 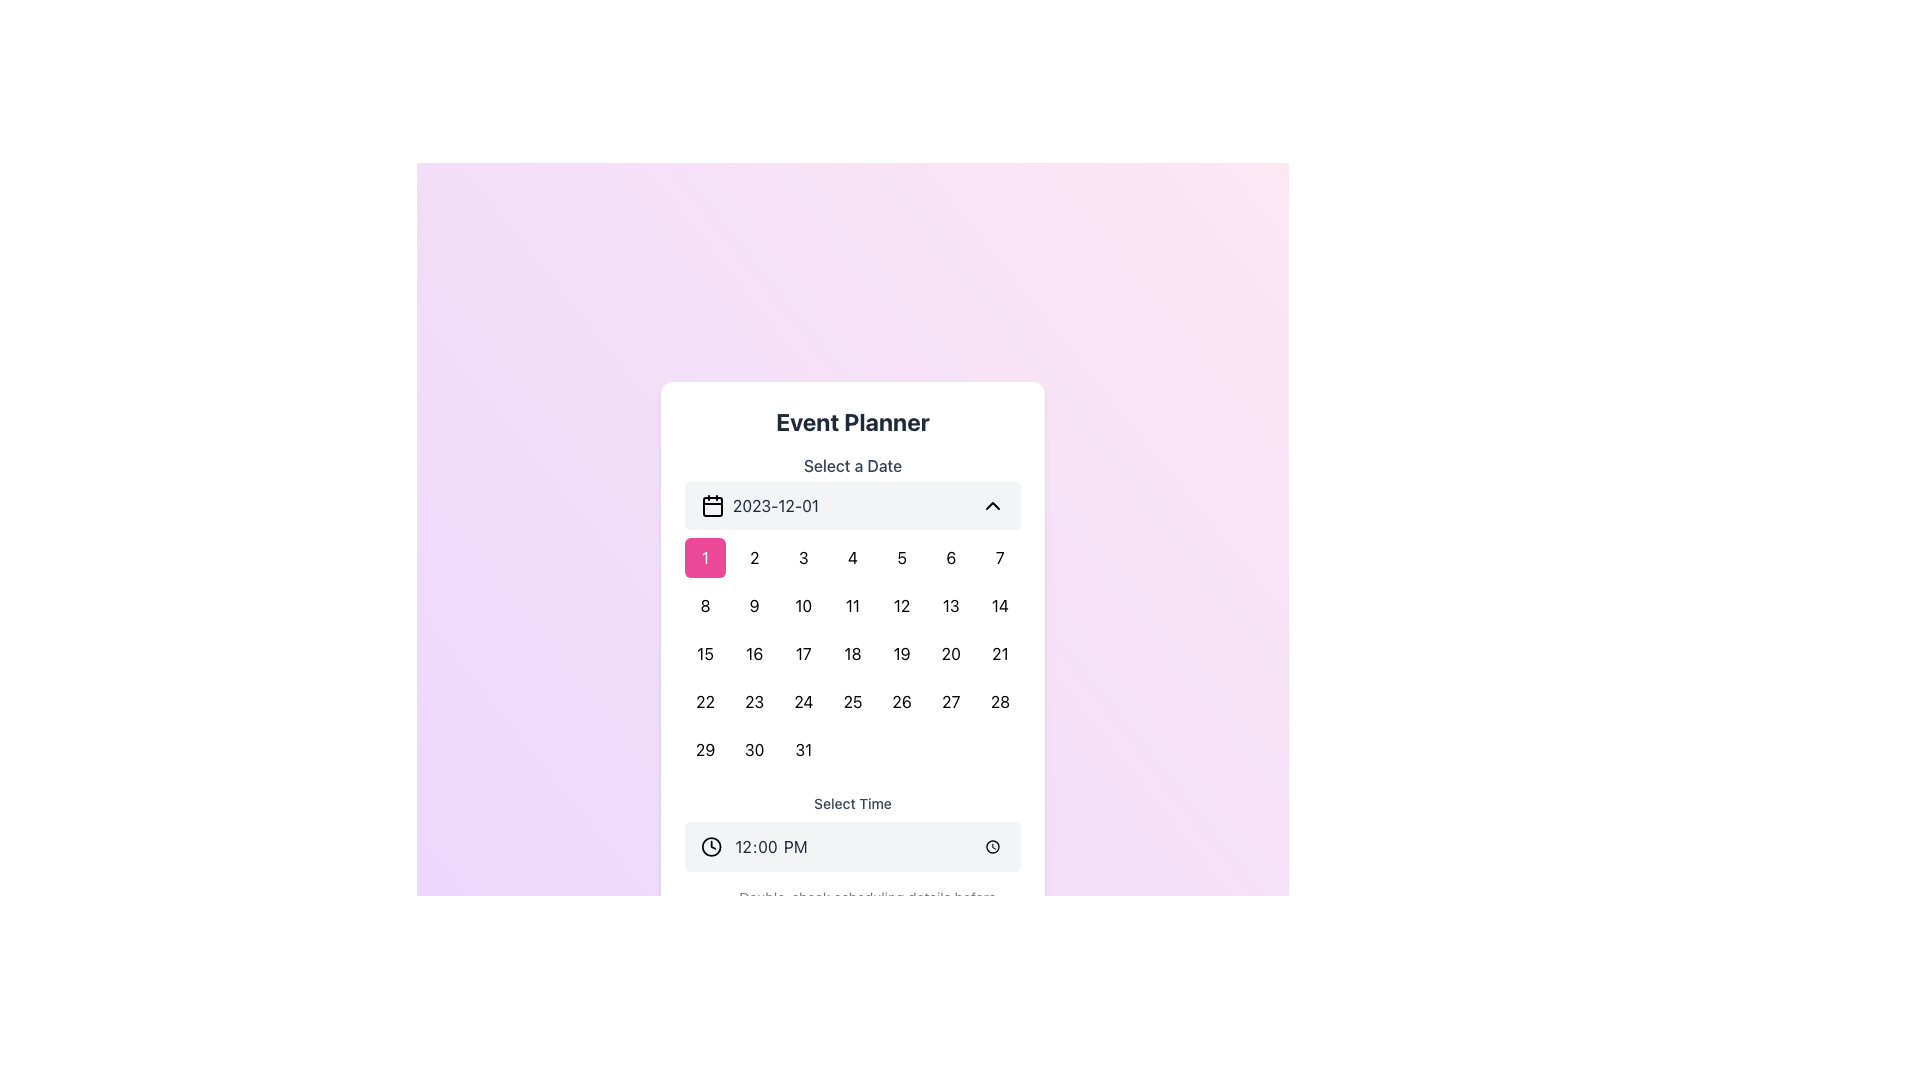 I want to click on to select the calendar date cell displaying the number '14' located in the last column of the second week in the 'Event Planner' section, so click(x=1000, y=604).